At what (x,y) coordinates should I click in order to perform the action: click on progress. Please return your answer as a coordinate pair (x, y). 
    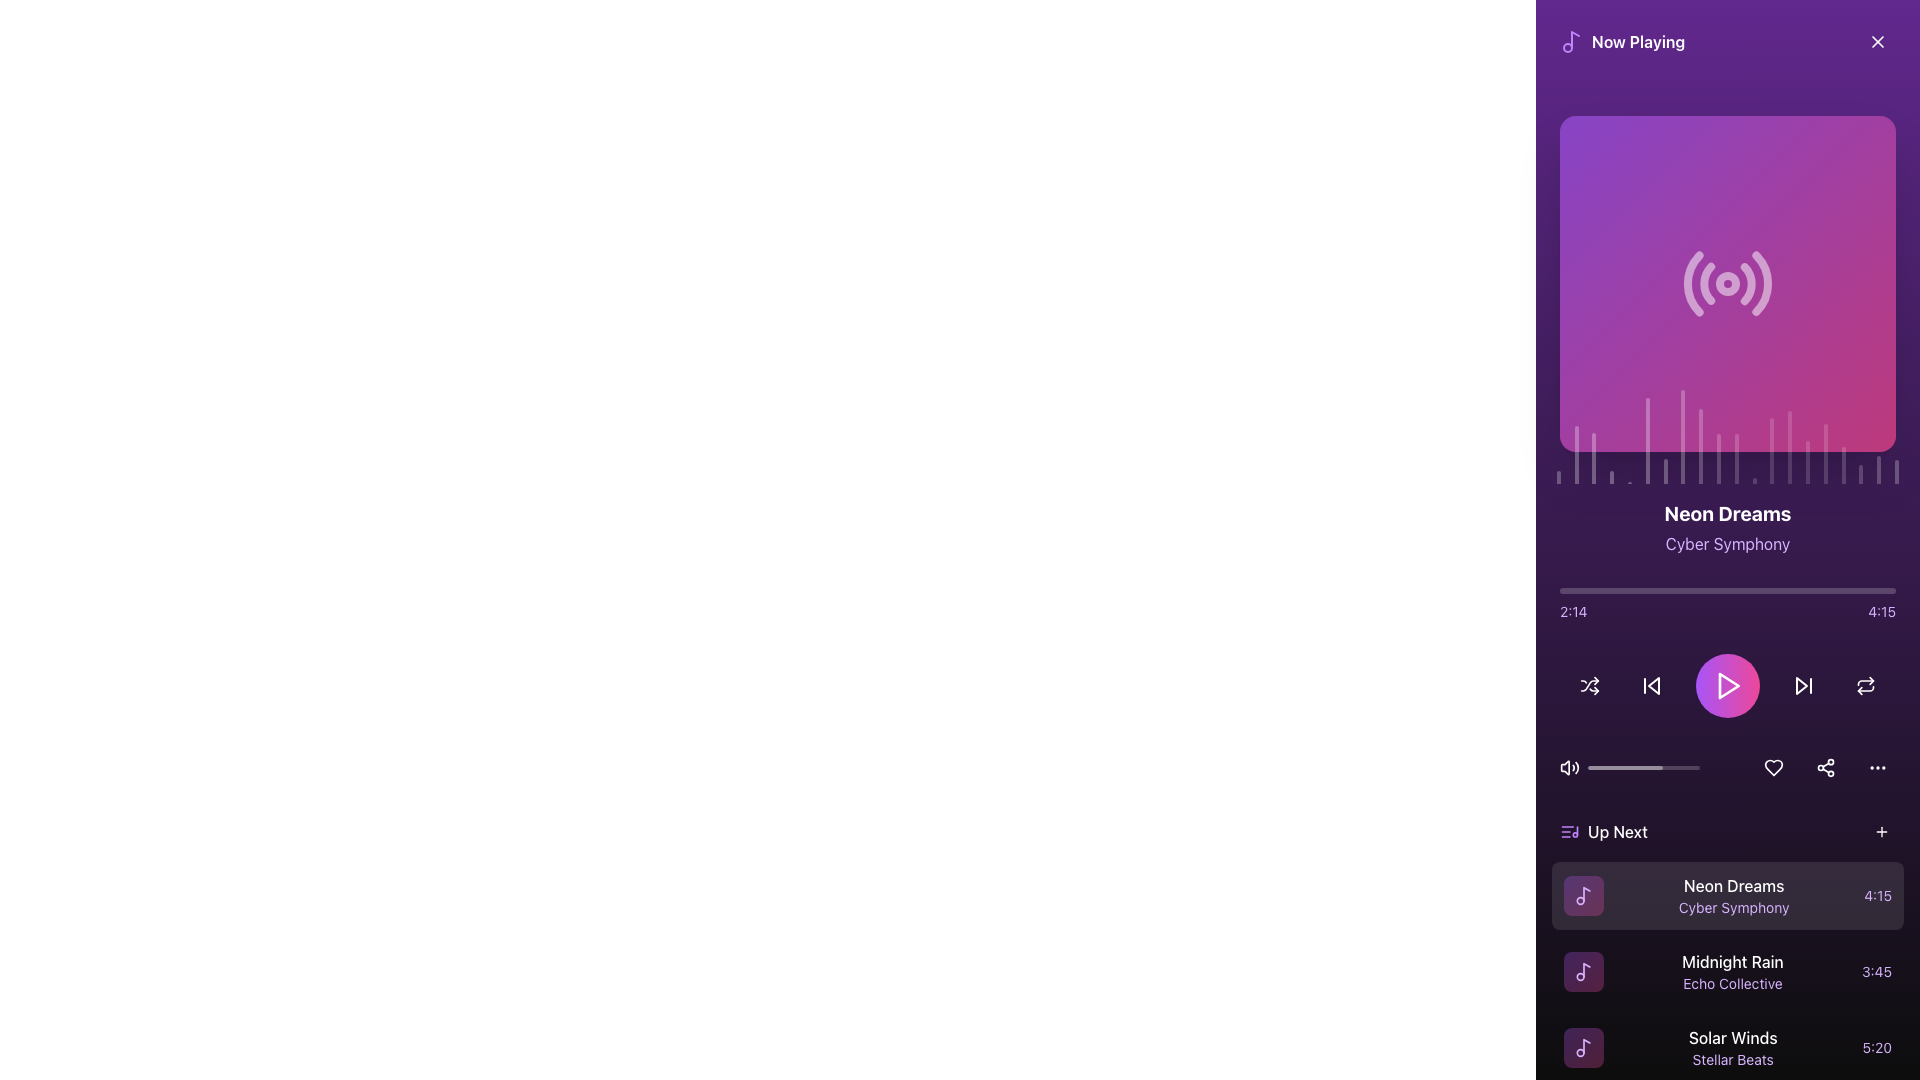
    Looking at the image, I should click on (1595, 589).